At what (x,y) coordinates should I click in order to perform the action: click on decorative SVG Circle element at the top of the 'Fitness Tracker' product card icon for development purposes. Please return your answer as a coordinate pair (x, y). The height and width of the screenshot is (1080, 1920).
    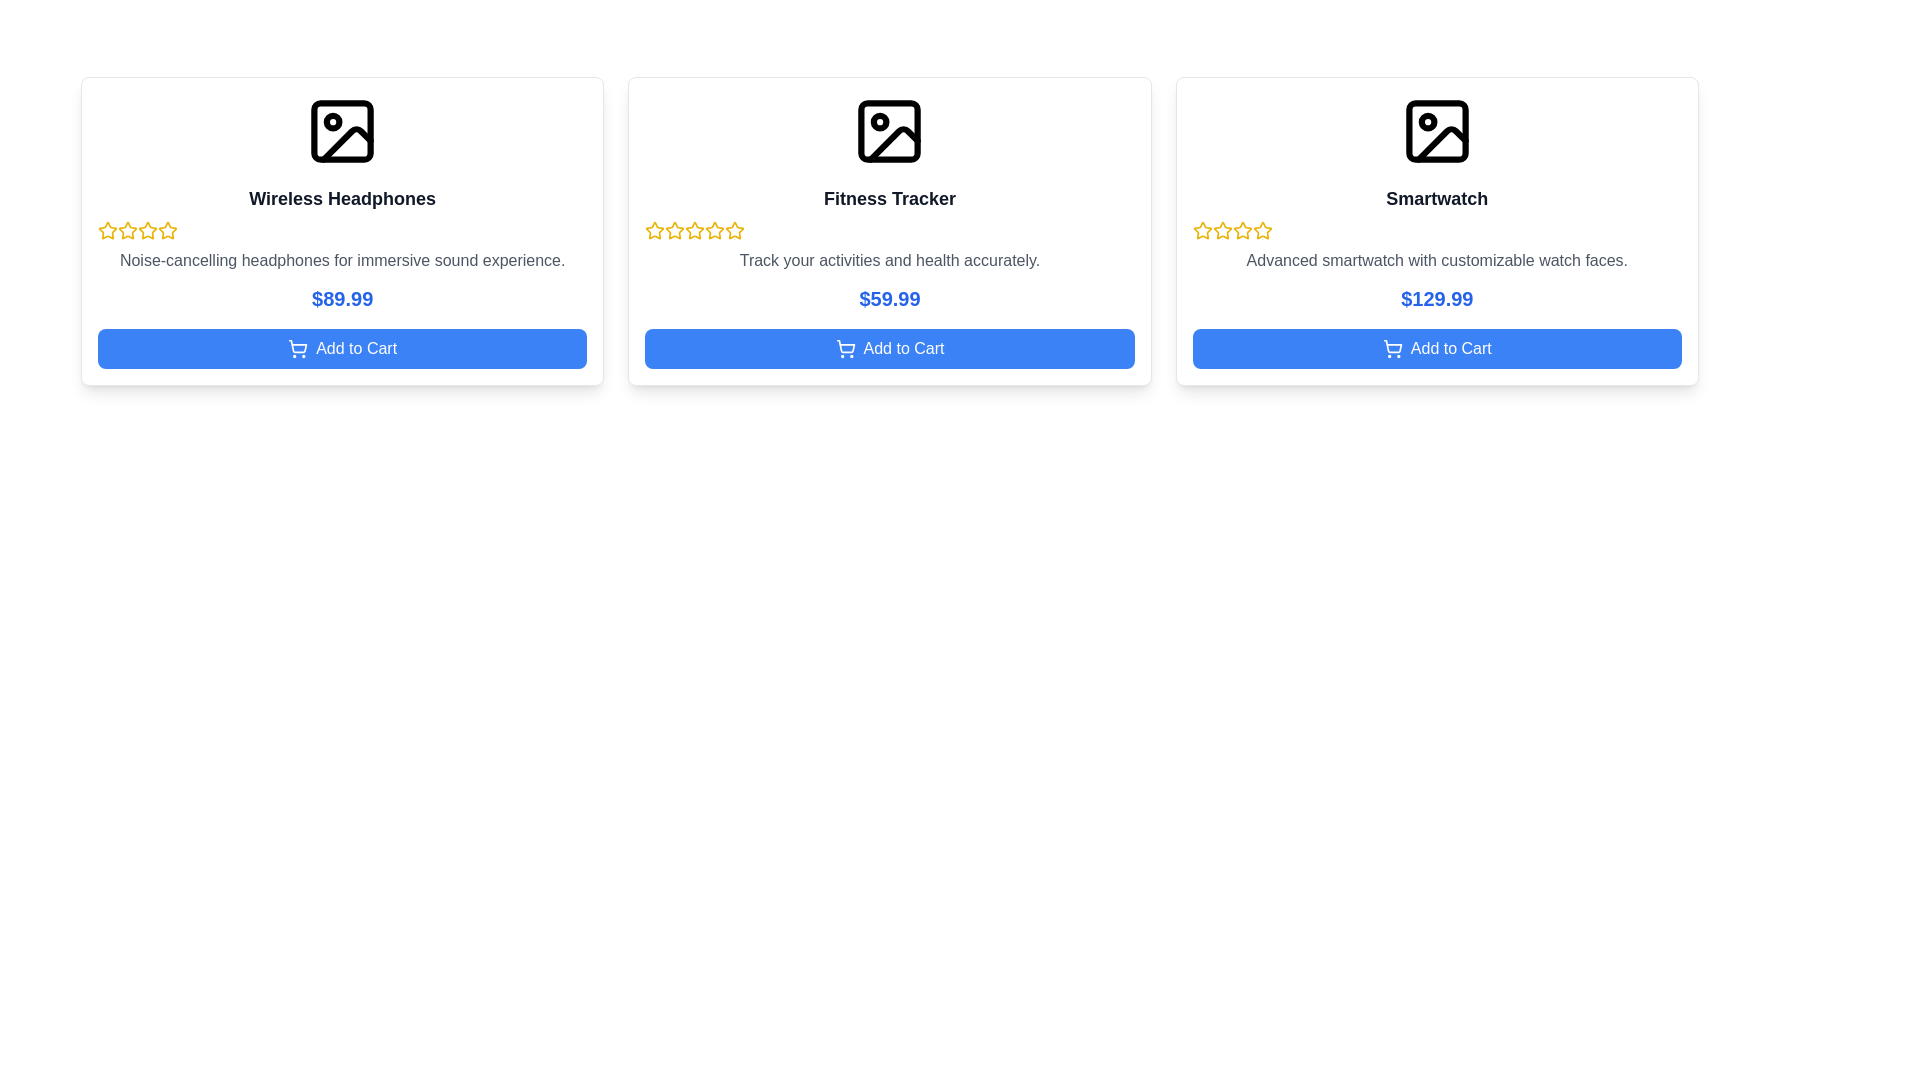
    Looking at the image, I should click on (880, 122).